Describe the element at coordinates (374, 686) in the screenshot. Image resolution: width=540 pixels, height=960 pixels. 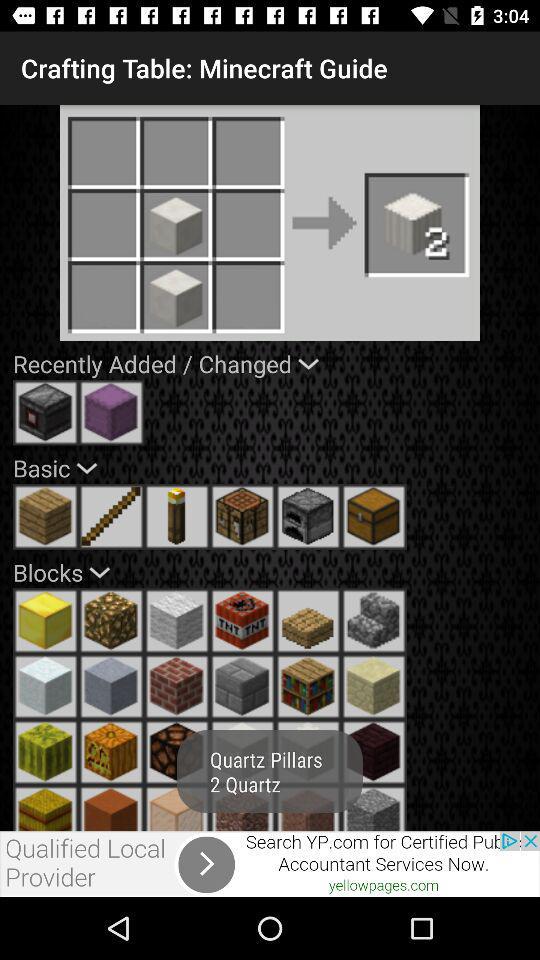
I see `pick this block` at that location.